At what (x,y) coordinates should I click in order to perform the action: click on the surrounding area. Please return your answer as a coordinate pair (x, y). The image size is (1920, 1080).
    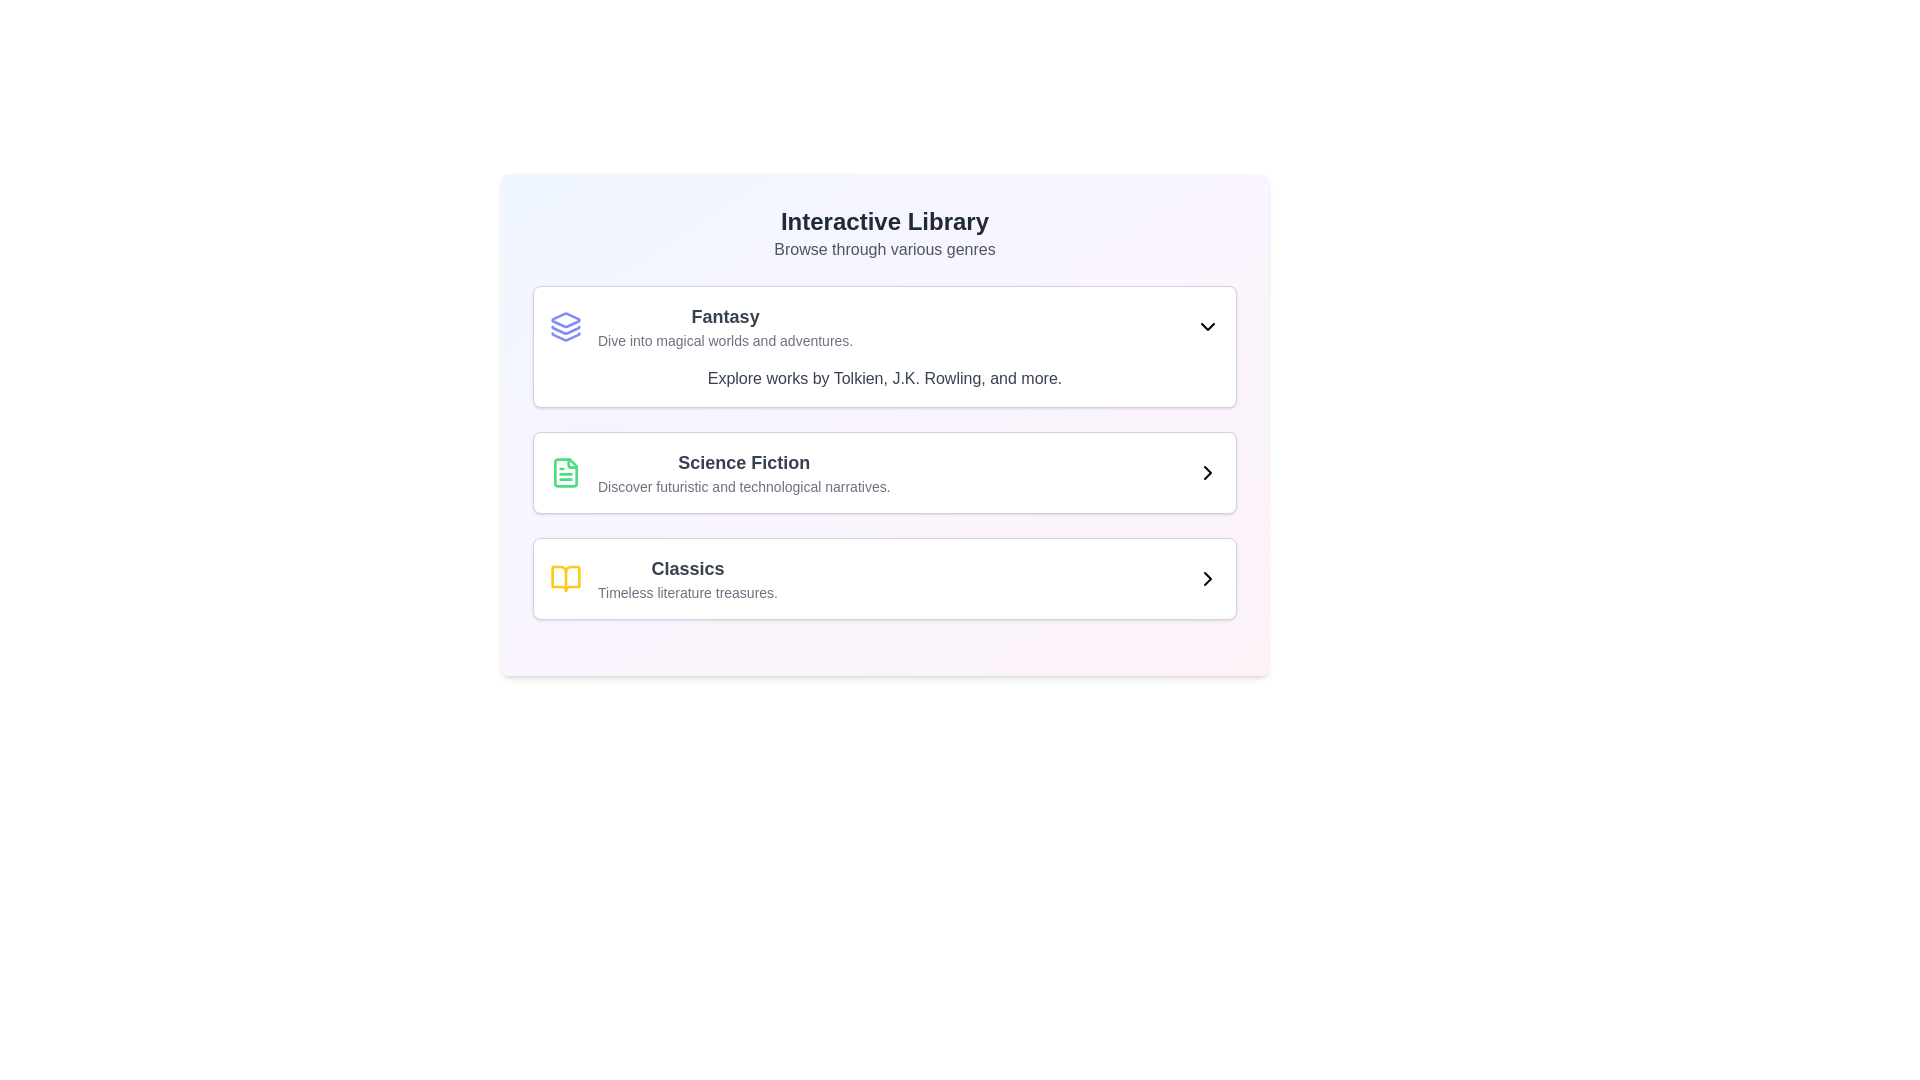
    Looking at the image, I should click on (723, 326).